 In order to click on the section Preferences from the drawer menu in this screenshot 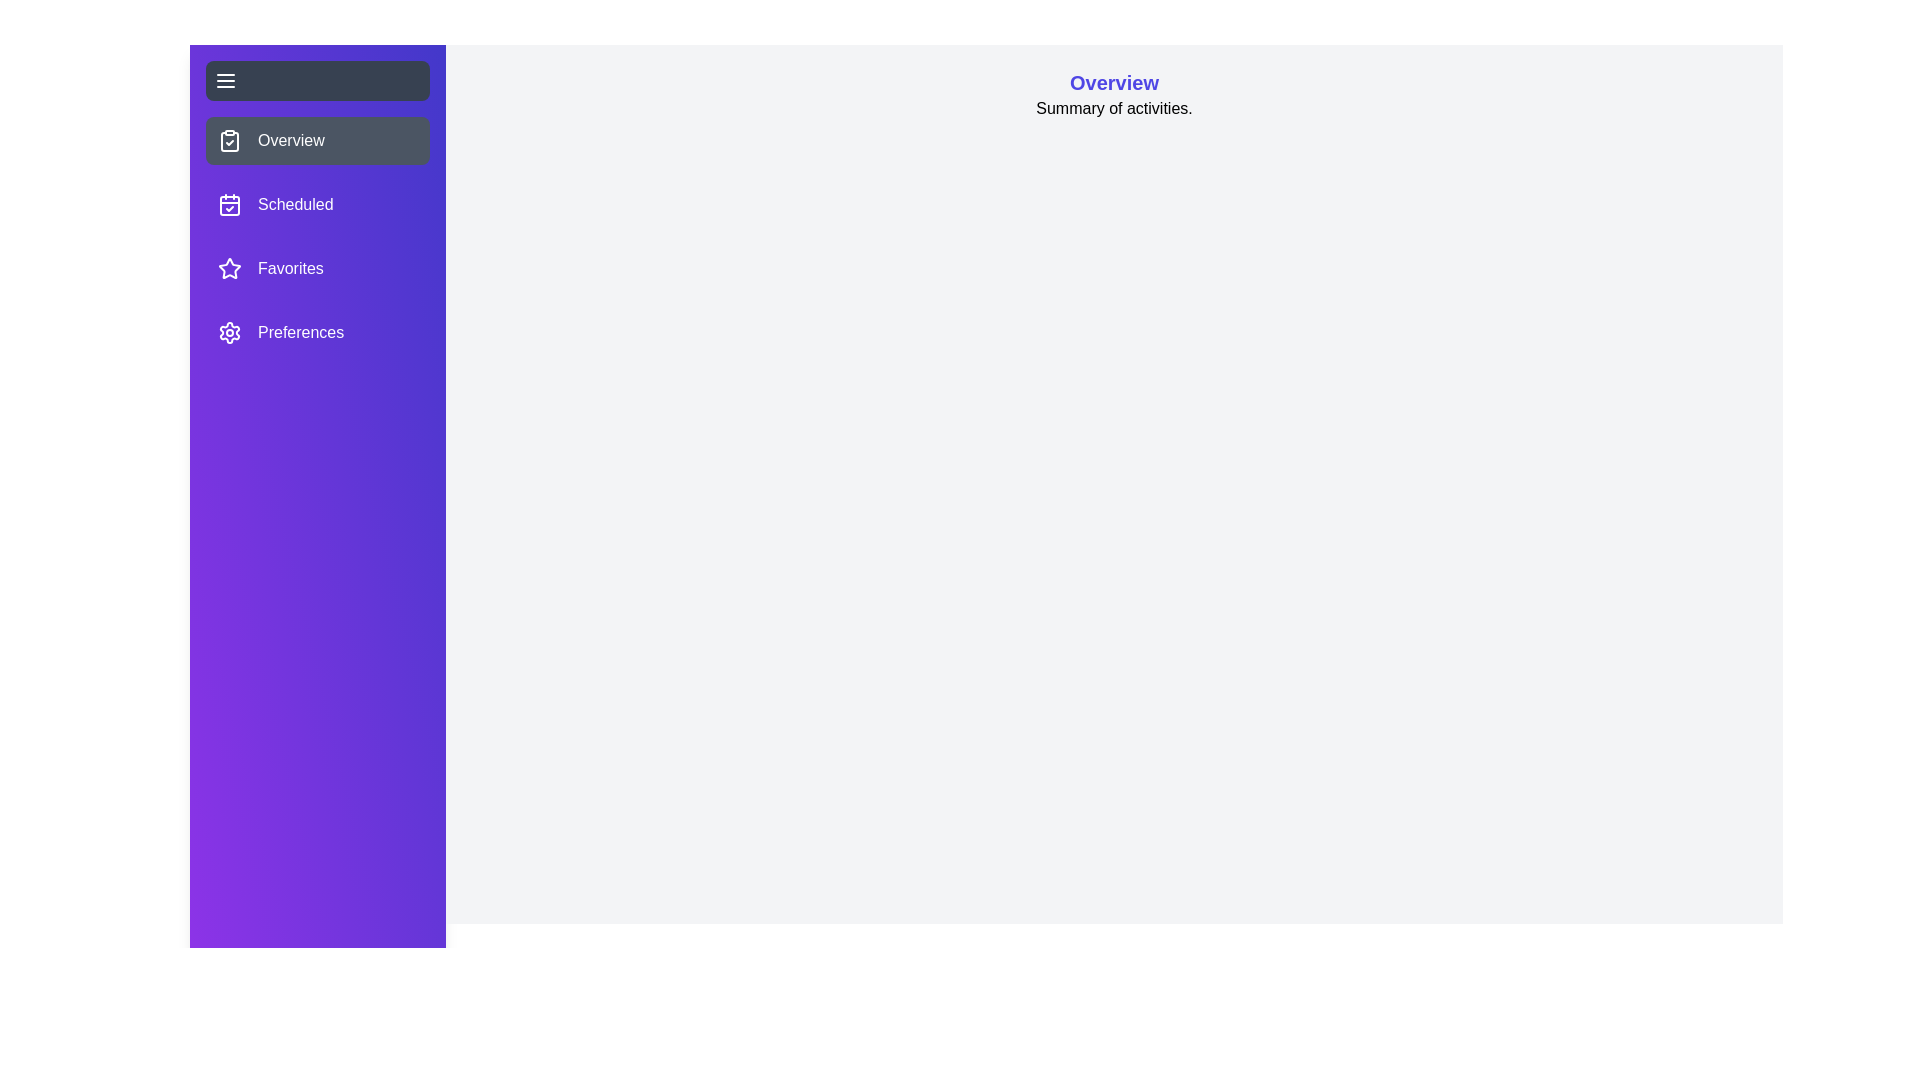, I will do `click(316, 331)`.